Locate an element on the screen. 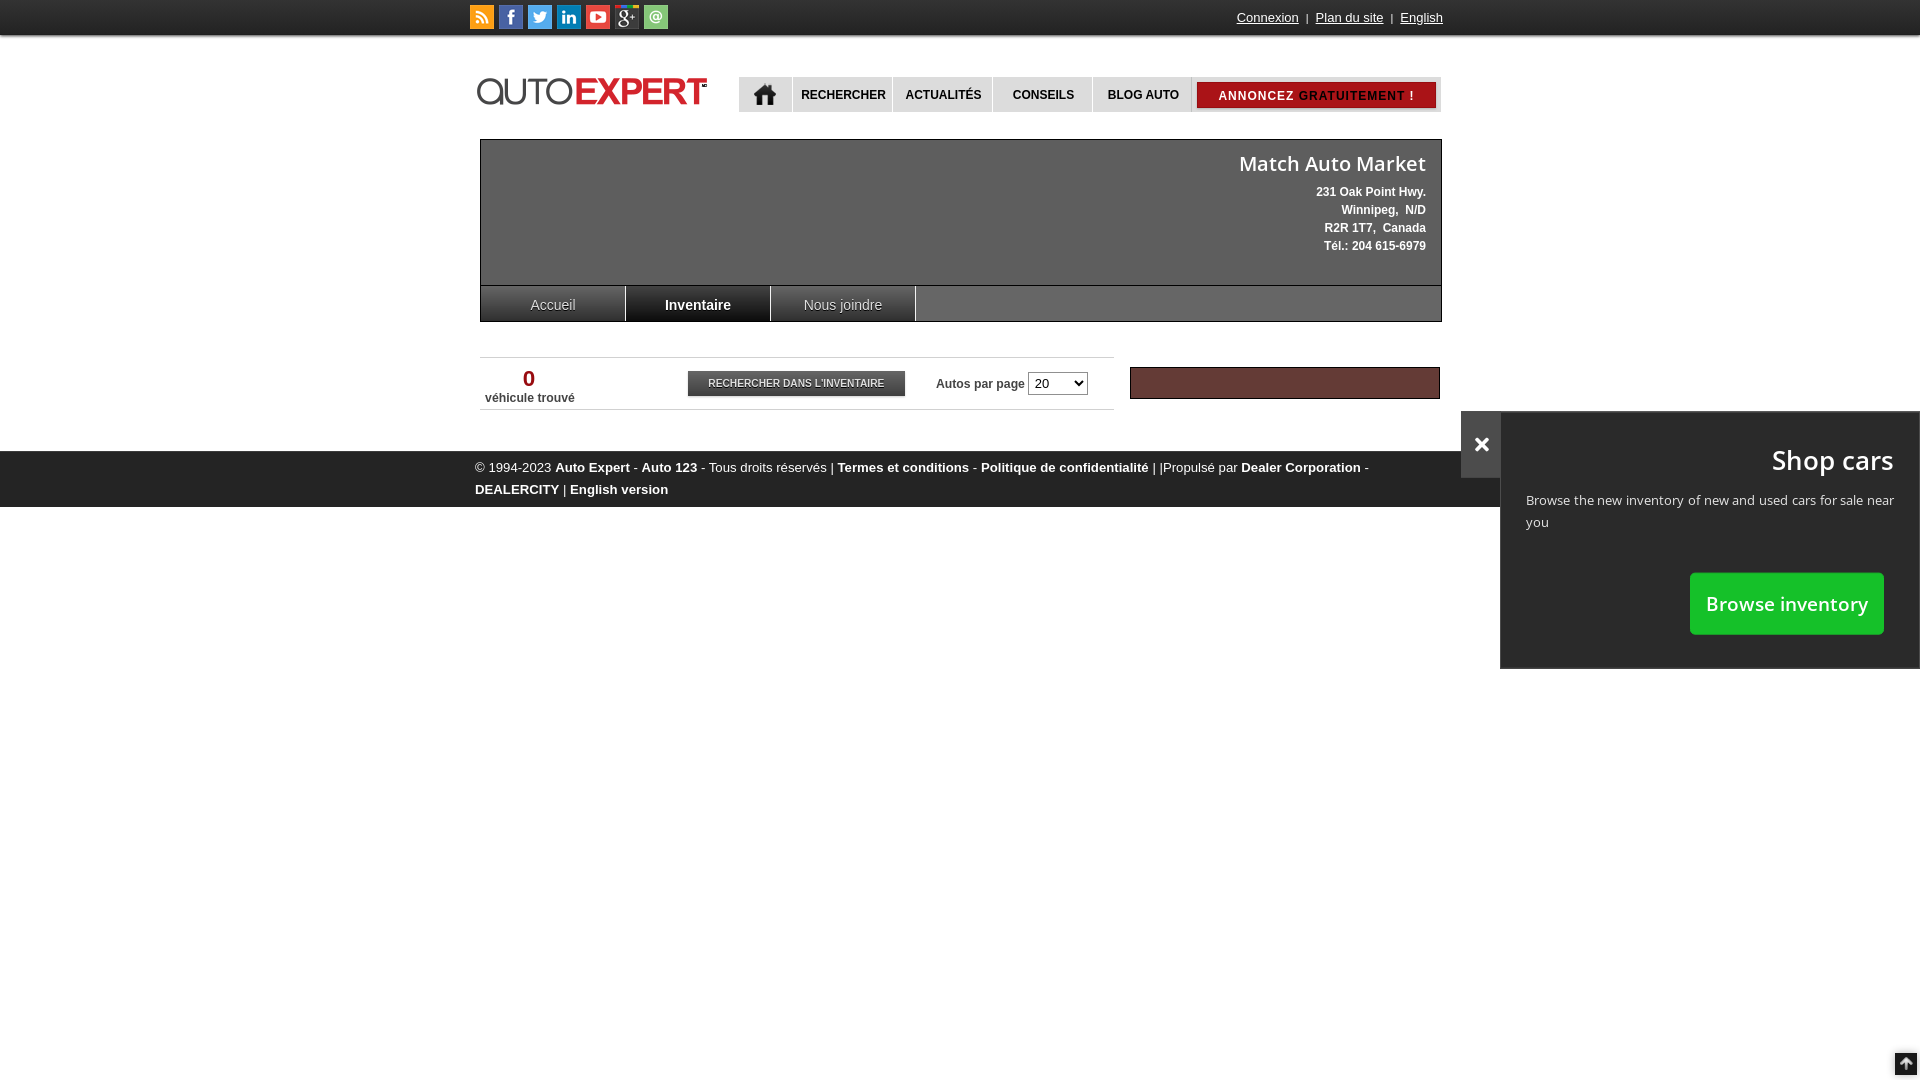 Image resolution: width=1920 pixels, height=1080 pixels. 'CONSEILS' is located at coordinates (1040, 94).